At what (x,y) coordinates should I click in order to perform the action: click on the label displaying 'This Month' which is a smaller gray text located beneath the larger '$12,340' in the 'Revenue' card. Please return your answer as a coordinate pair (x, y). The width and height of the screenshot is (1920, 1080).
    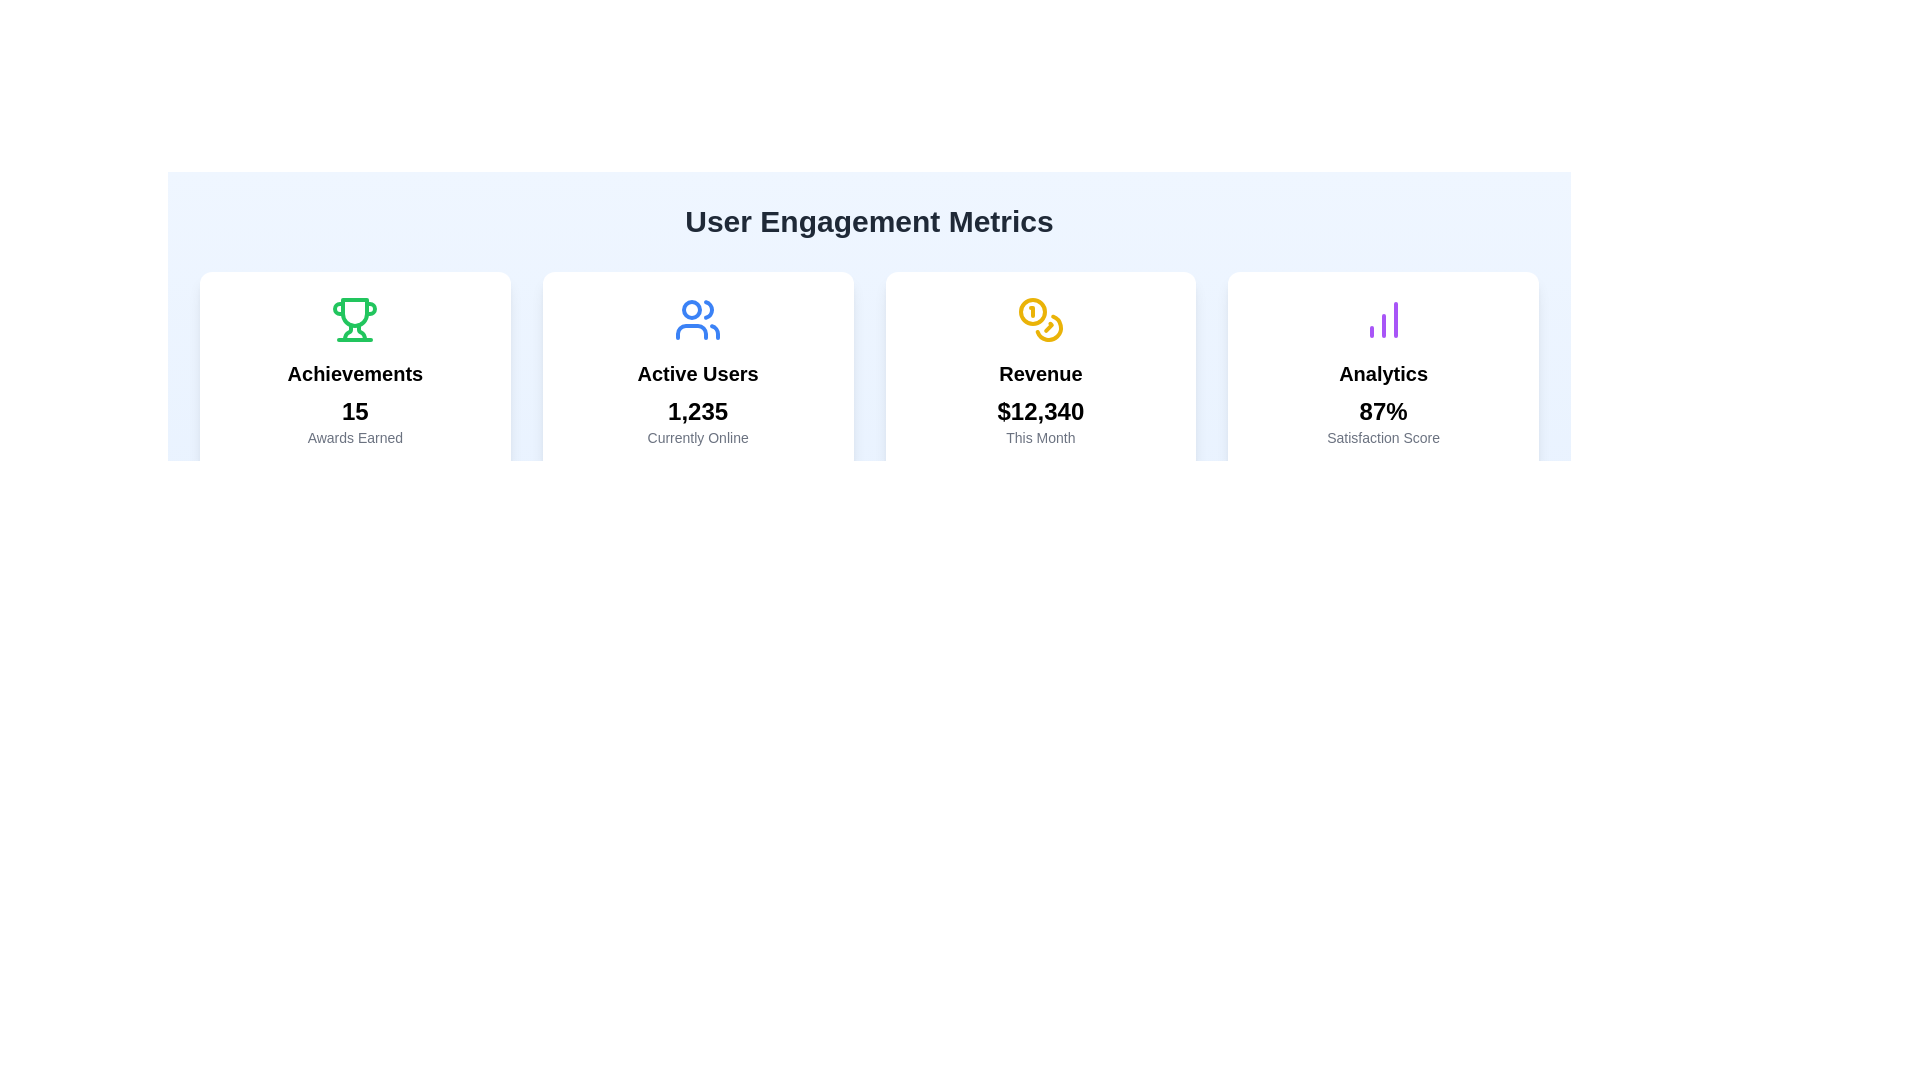
    Looking at the image, I should click on (1040, 437).